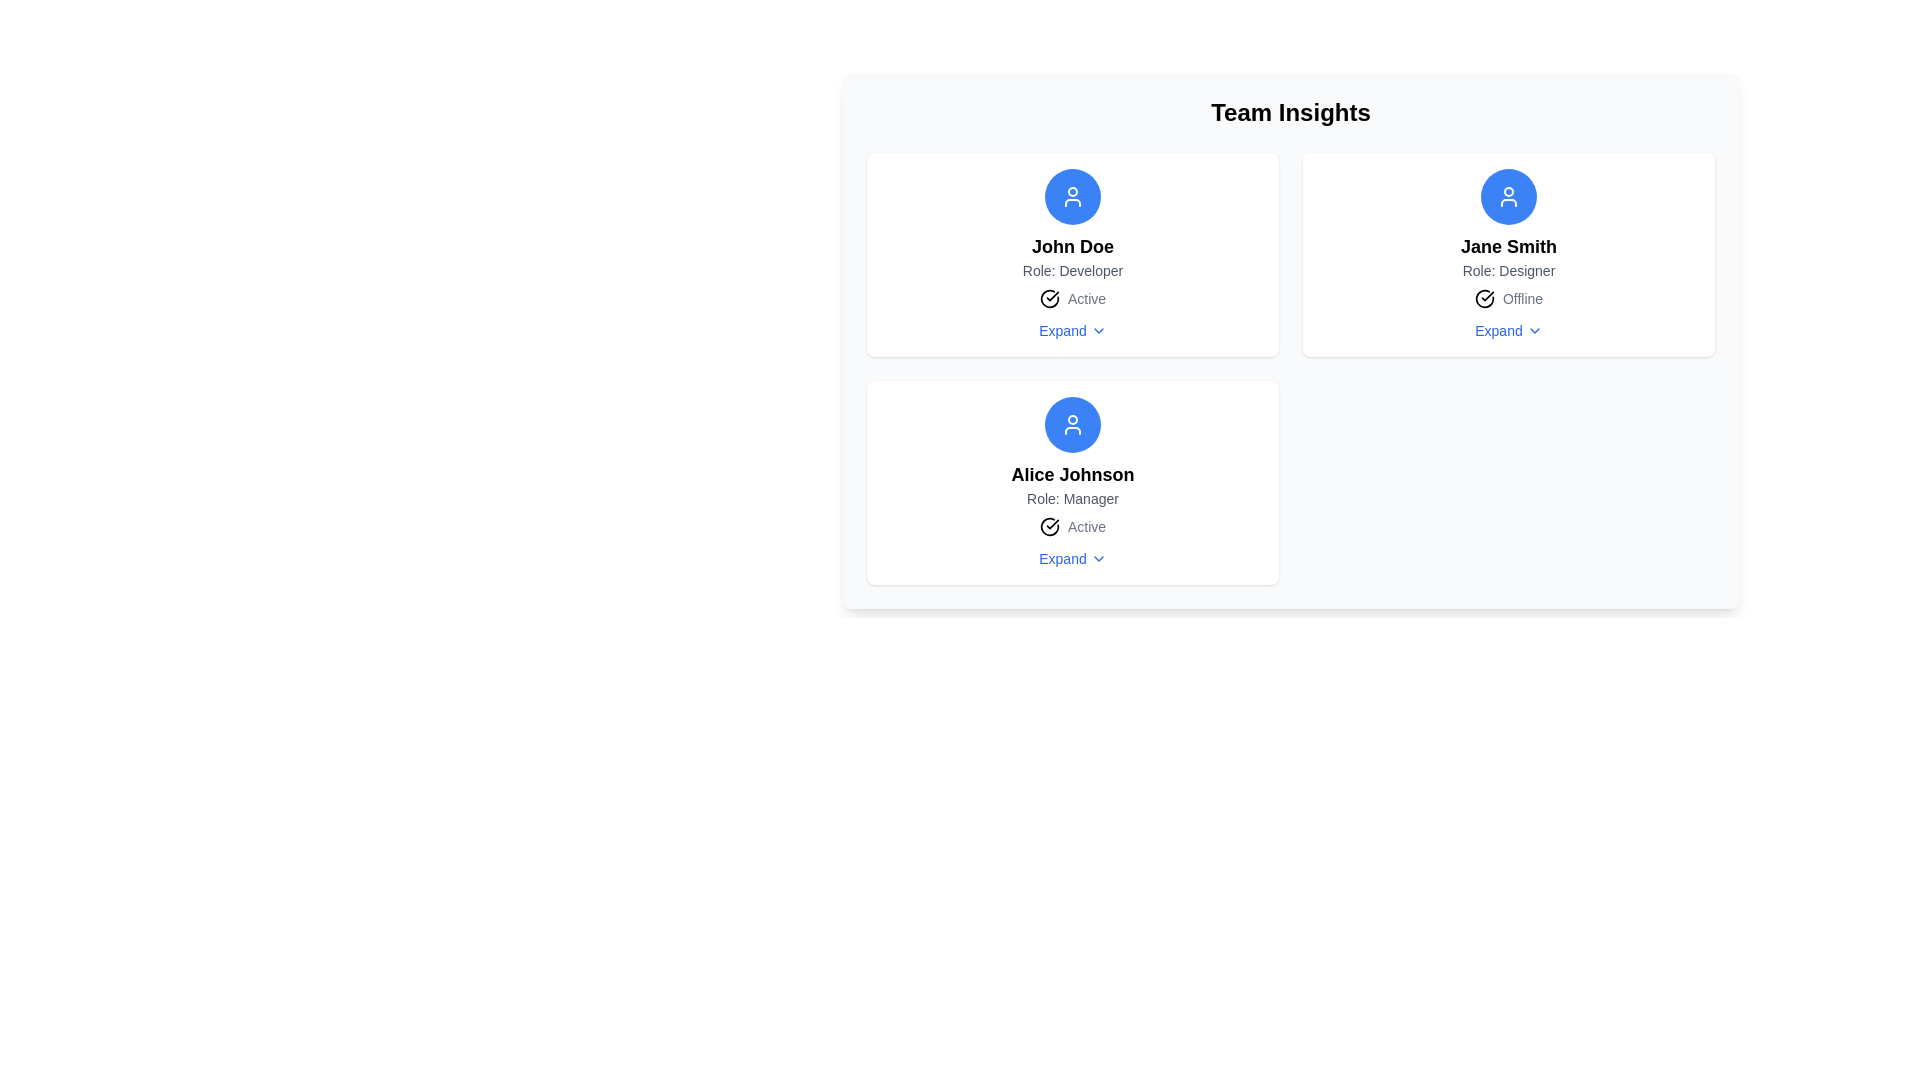  I want to click on the chevron icon located in the bottom center of the card associated with 'Jane Smith', so click(1533, 330).